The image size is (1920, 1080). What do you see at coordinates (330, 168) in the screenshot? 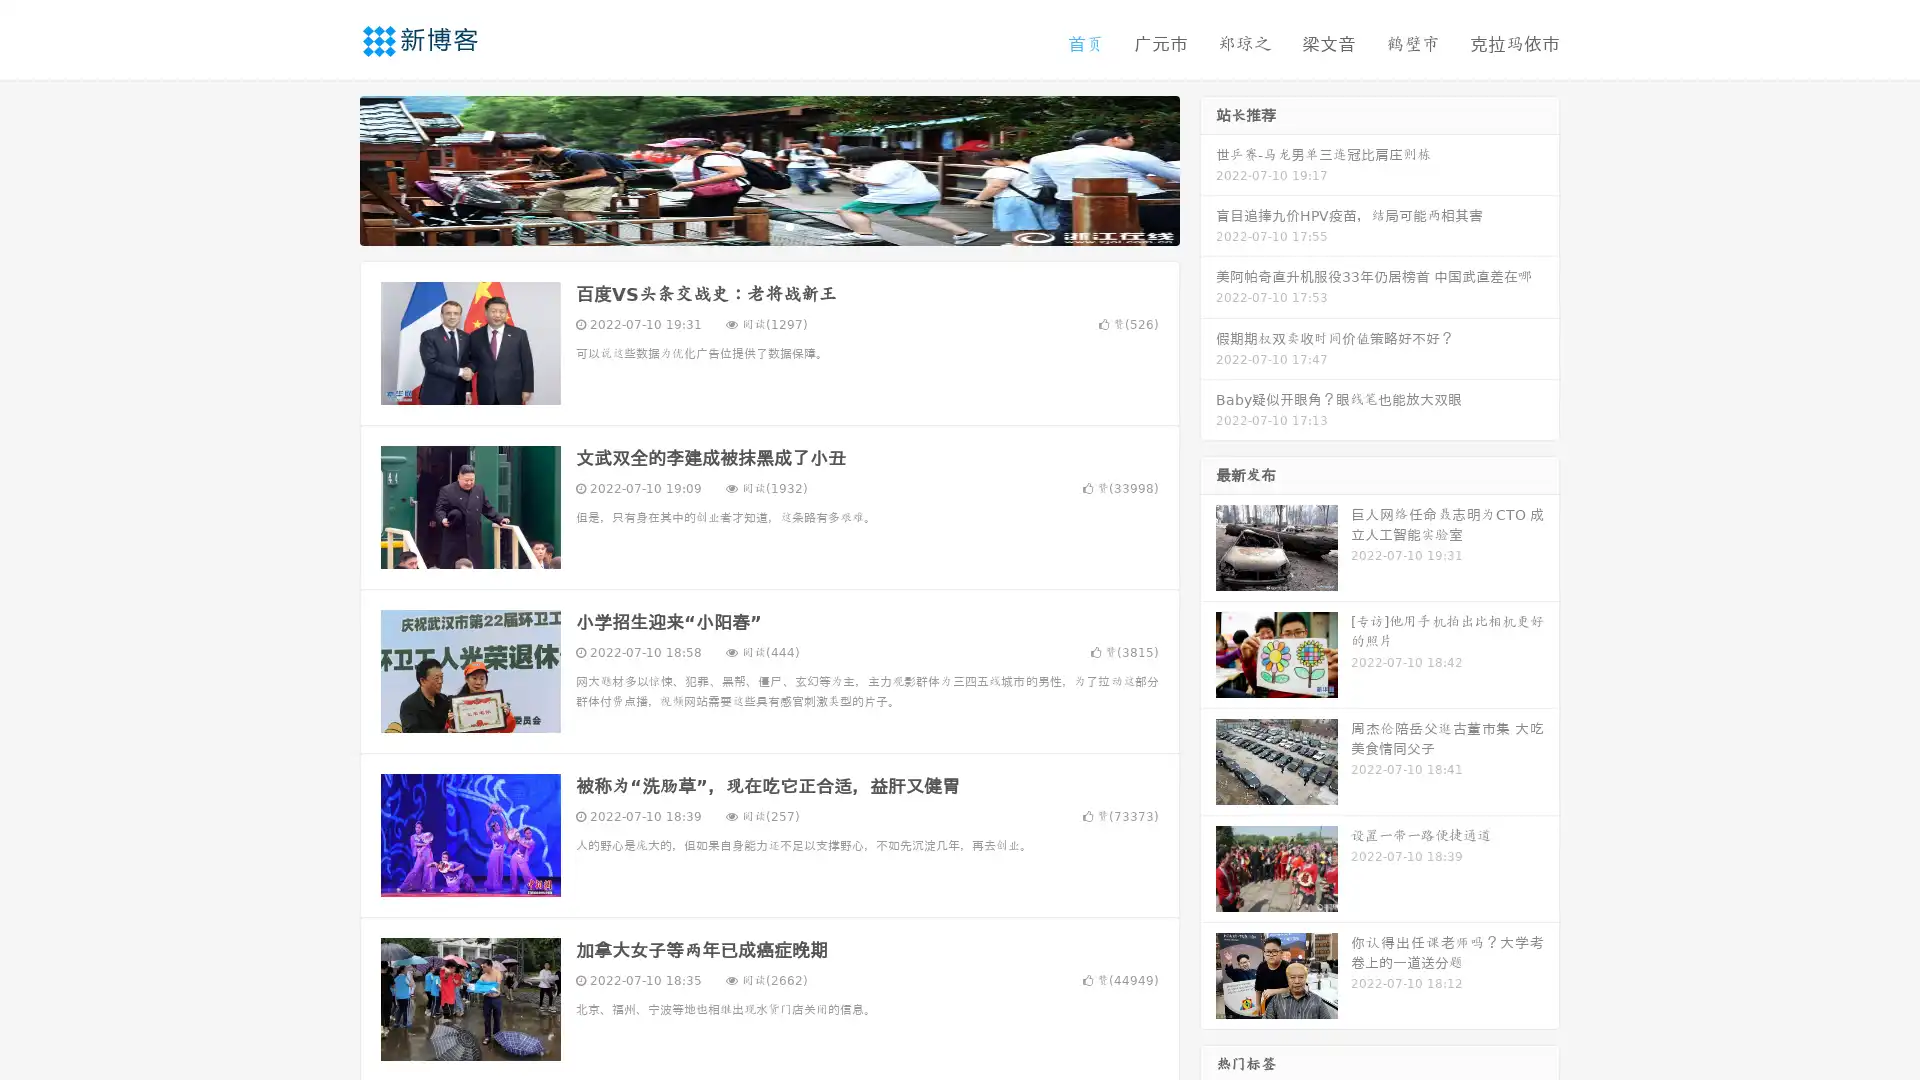
I see `Previous slide` at bounding box center [330, 168].